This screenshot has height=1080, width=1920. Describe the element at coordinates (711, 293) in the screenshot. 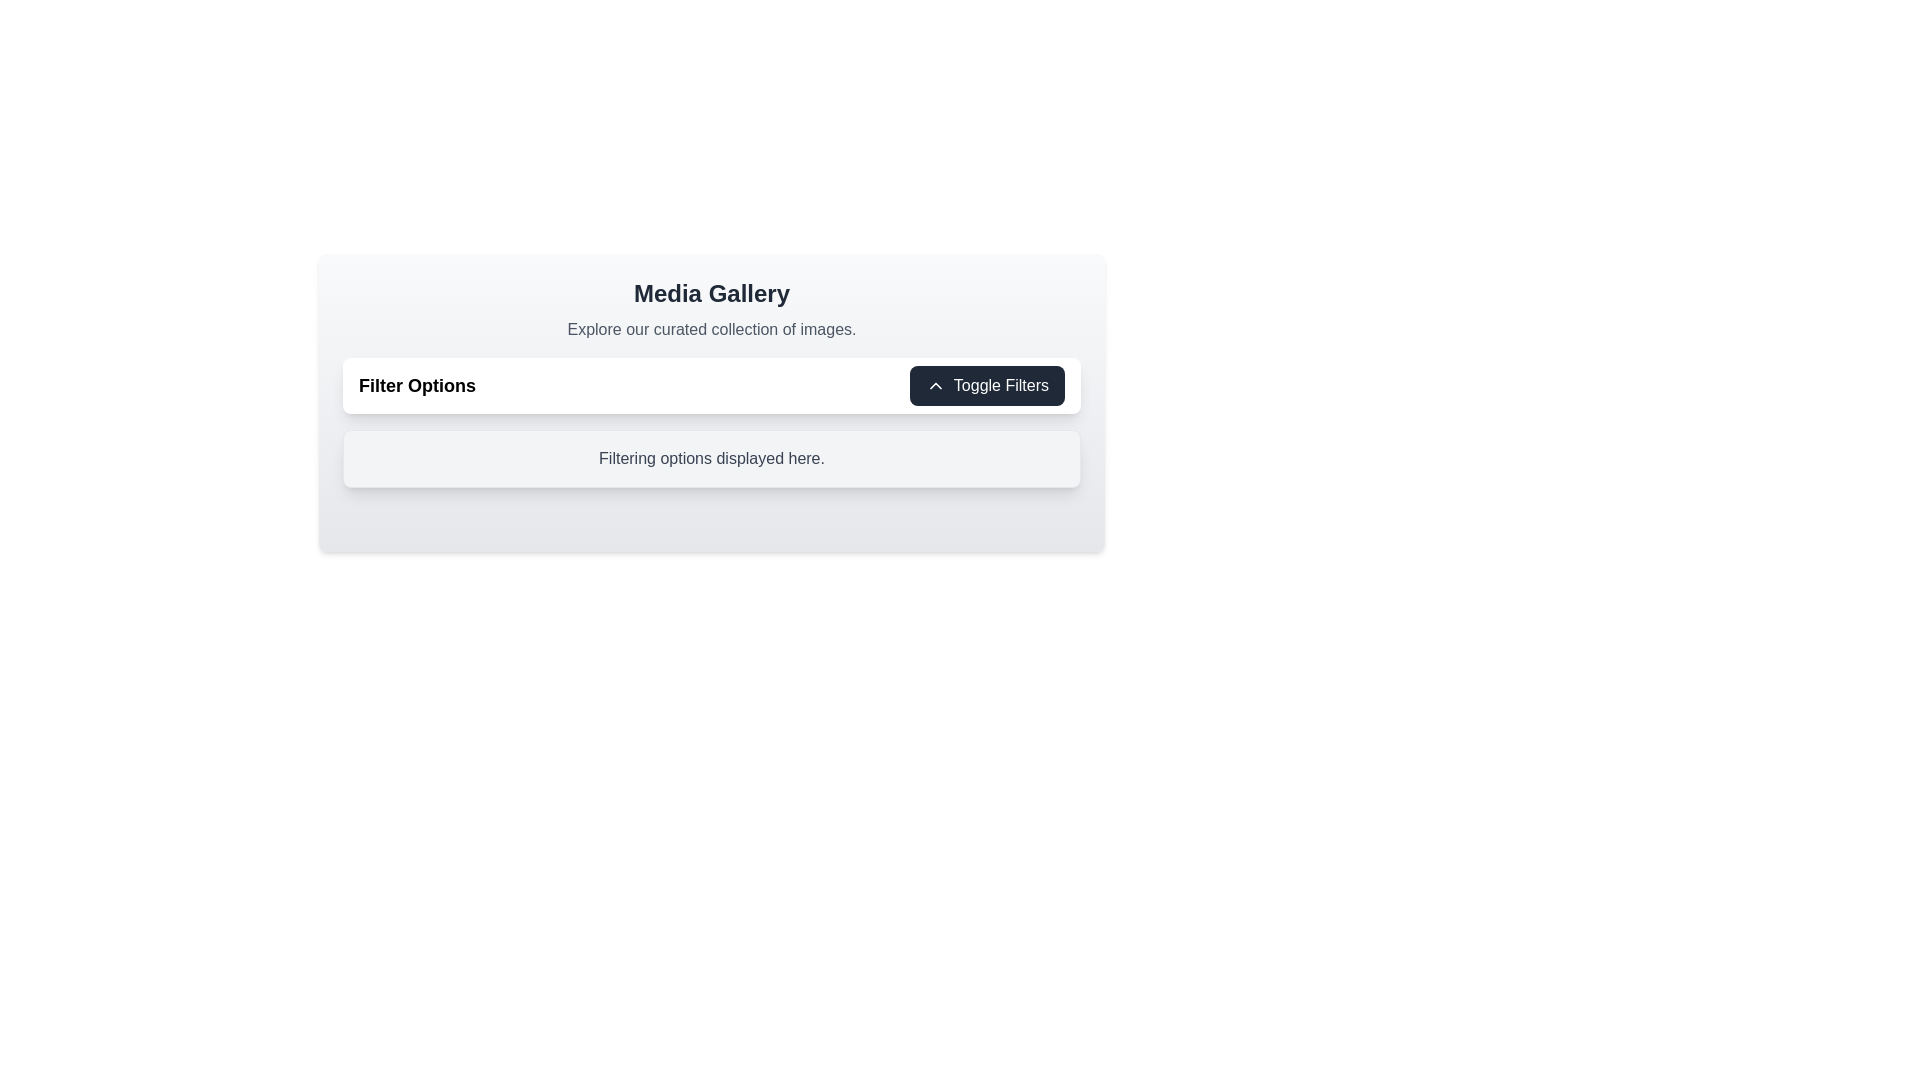

I see `the 'Media Gallery' header text element, which is styled in a large, bold black font and centrally aligned at the top of the application` at that location.